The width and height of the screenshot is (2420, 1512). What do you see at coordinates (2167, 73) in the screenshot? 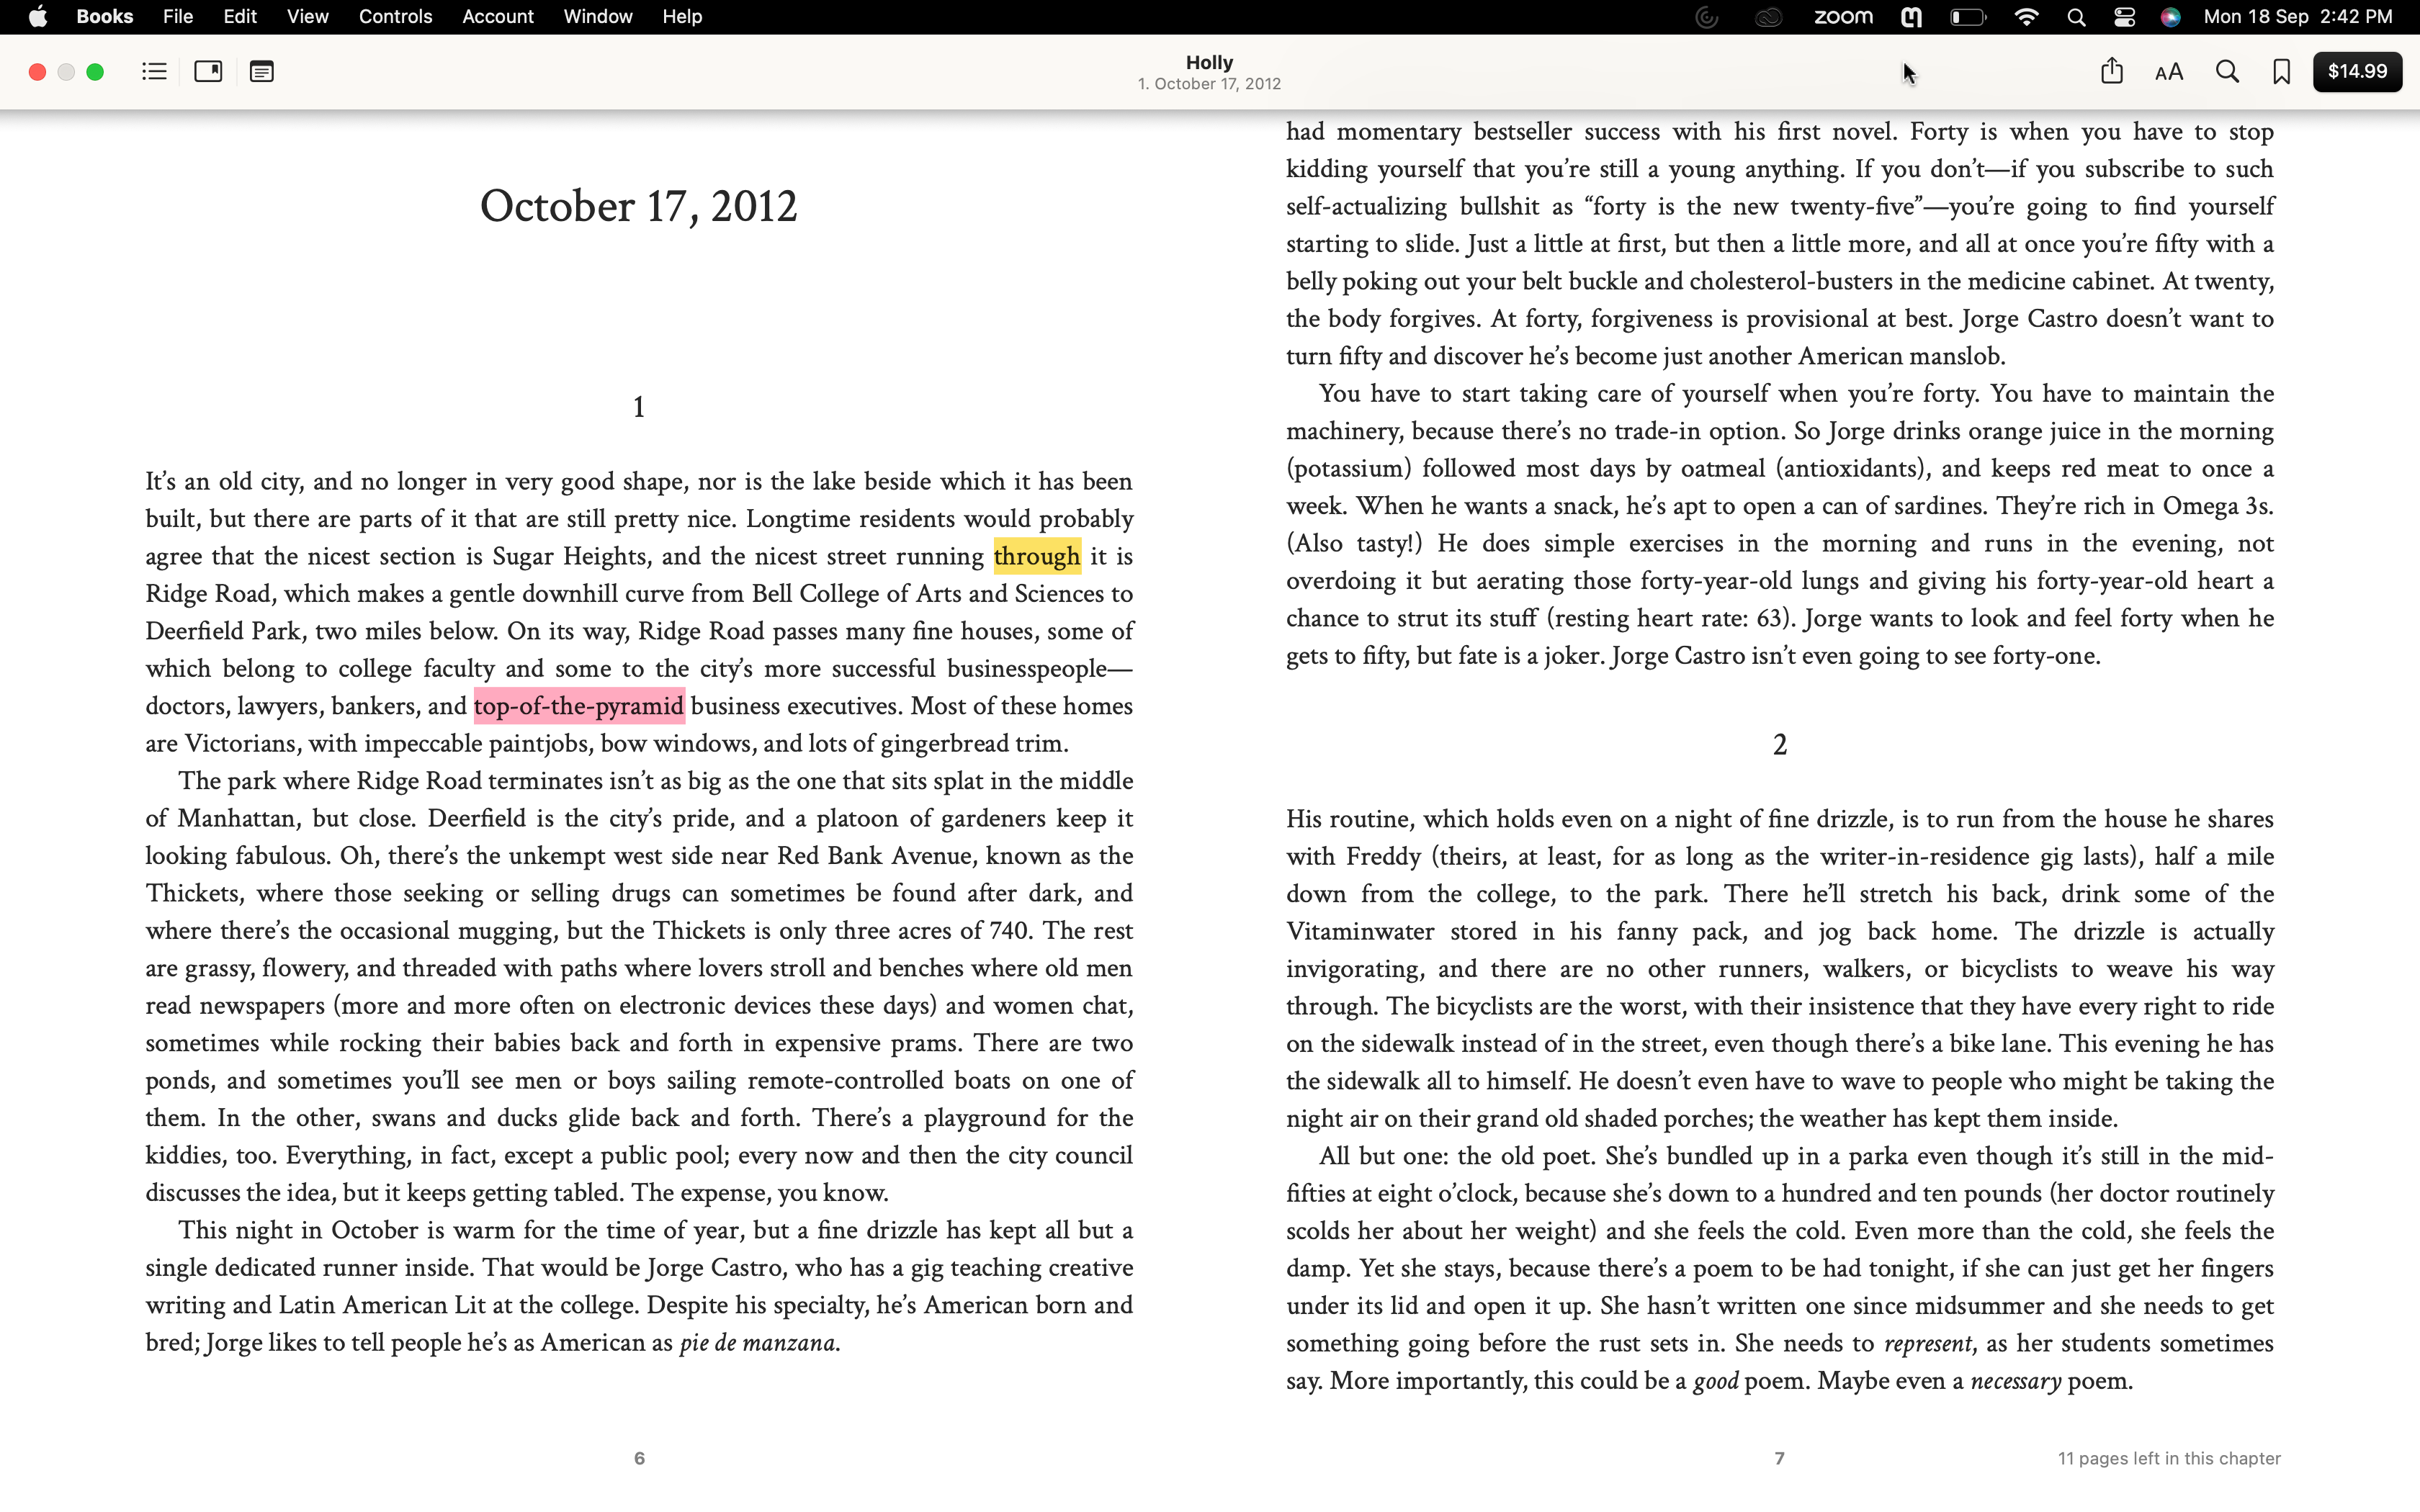
I see `Change the font to Arial` at bounding box center [2167, 73].